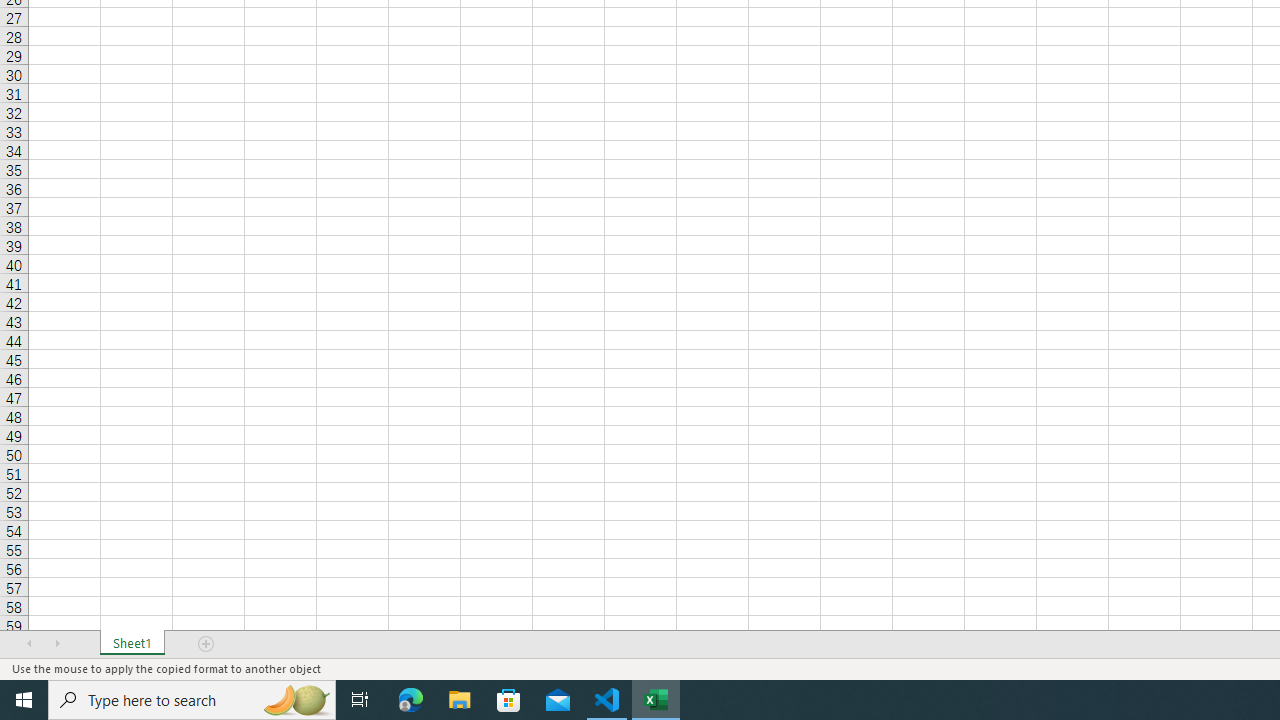 The width and height of the screenshot is (1280, 720). I want to click on 'Scroll Right', so click(57, 644).